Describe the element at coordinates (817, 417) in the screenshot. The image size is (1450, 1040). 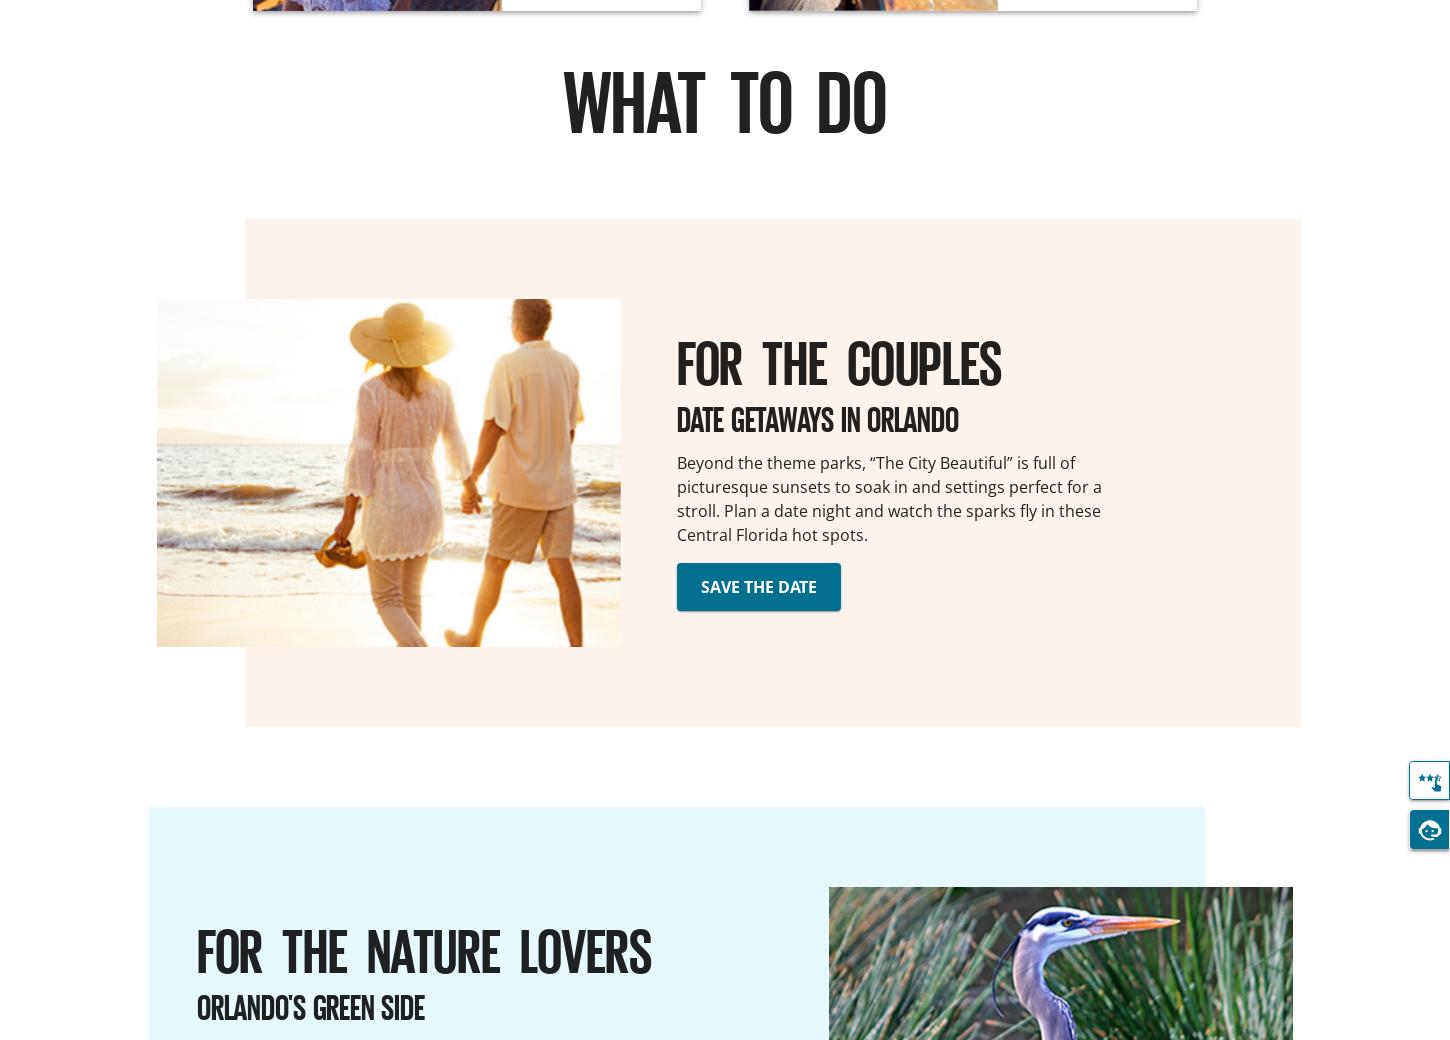
I see `'Date Getaways in Orlando'` at that location.